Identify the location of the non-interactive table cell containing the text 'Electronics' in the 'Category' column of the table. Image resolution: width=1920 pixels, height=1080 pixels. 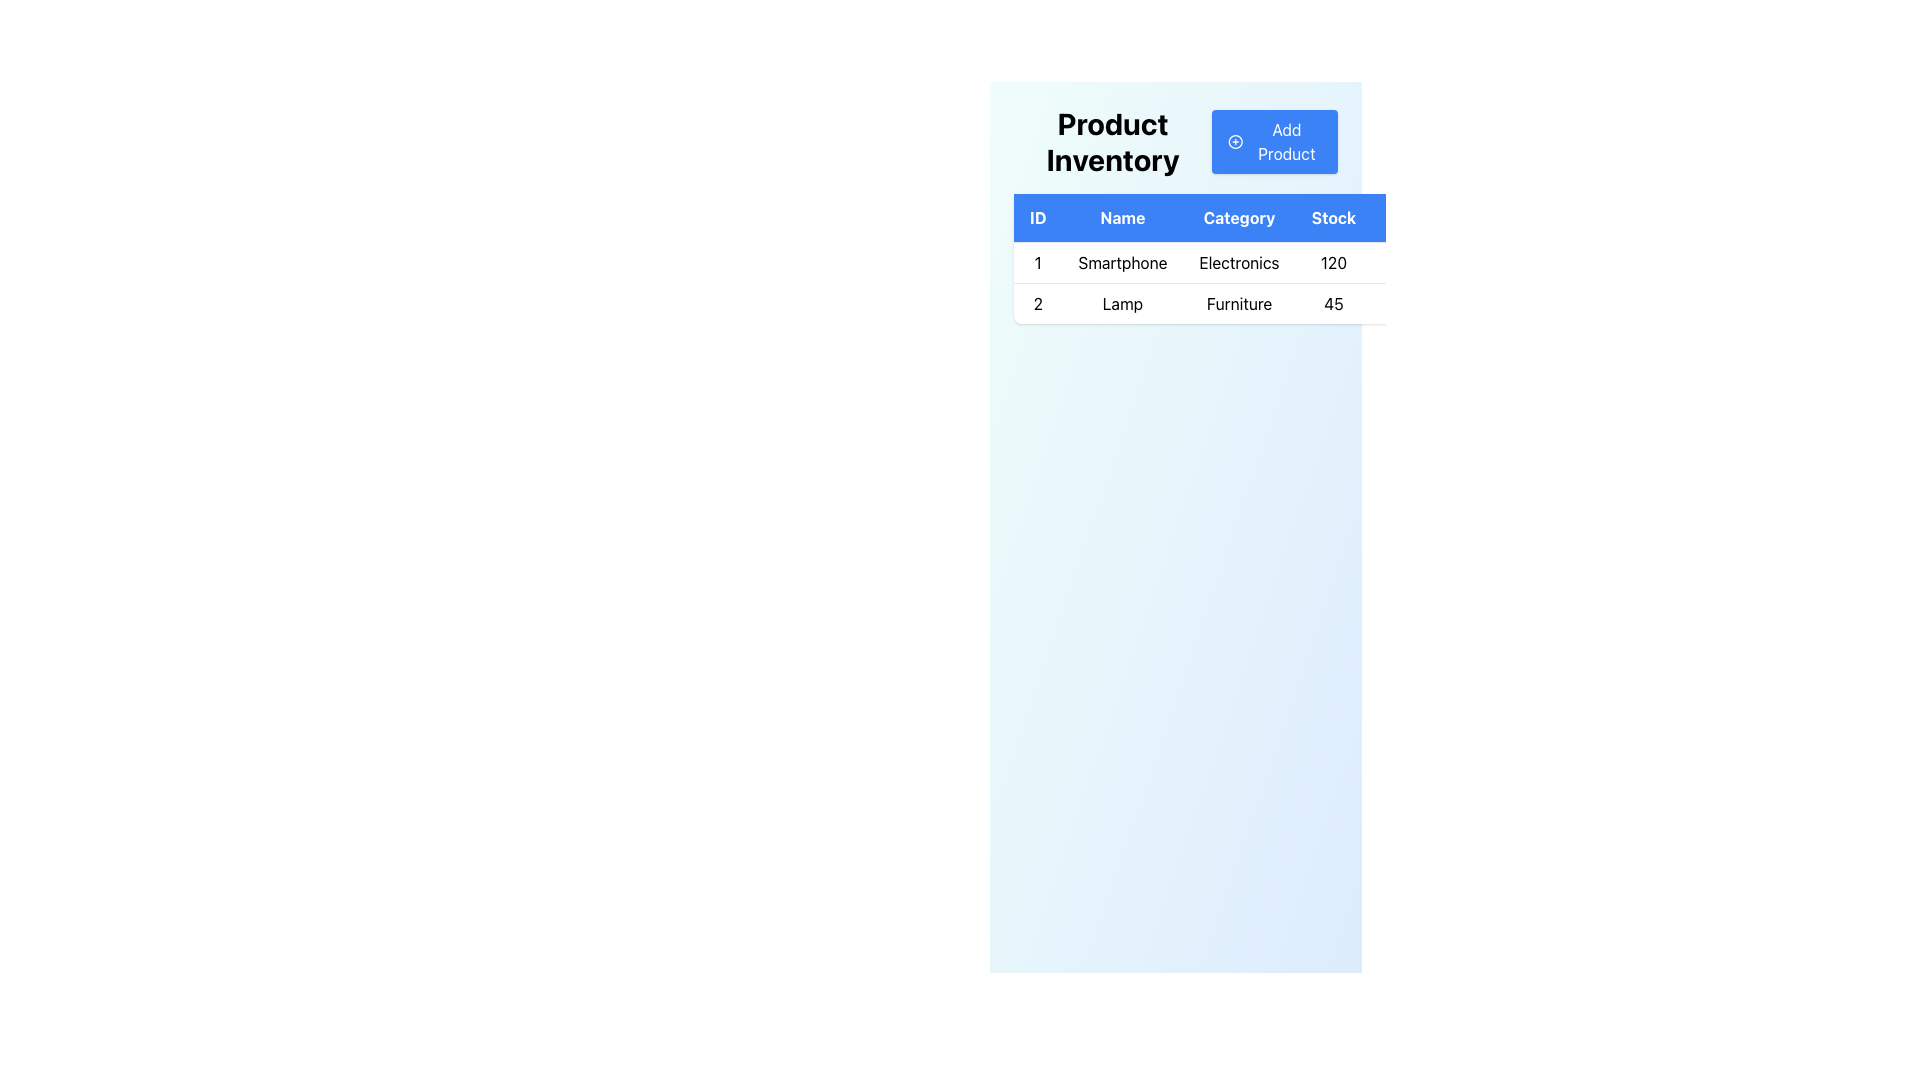
(1238, 261).